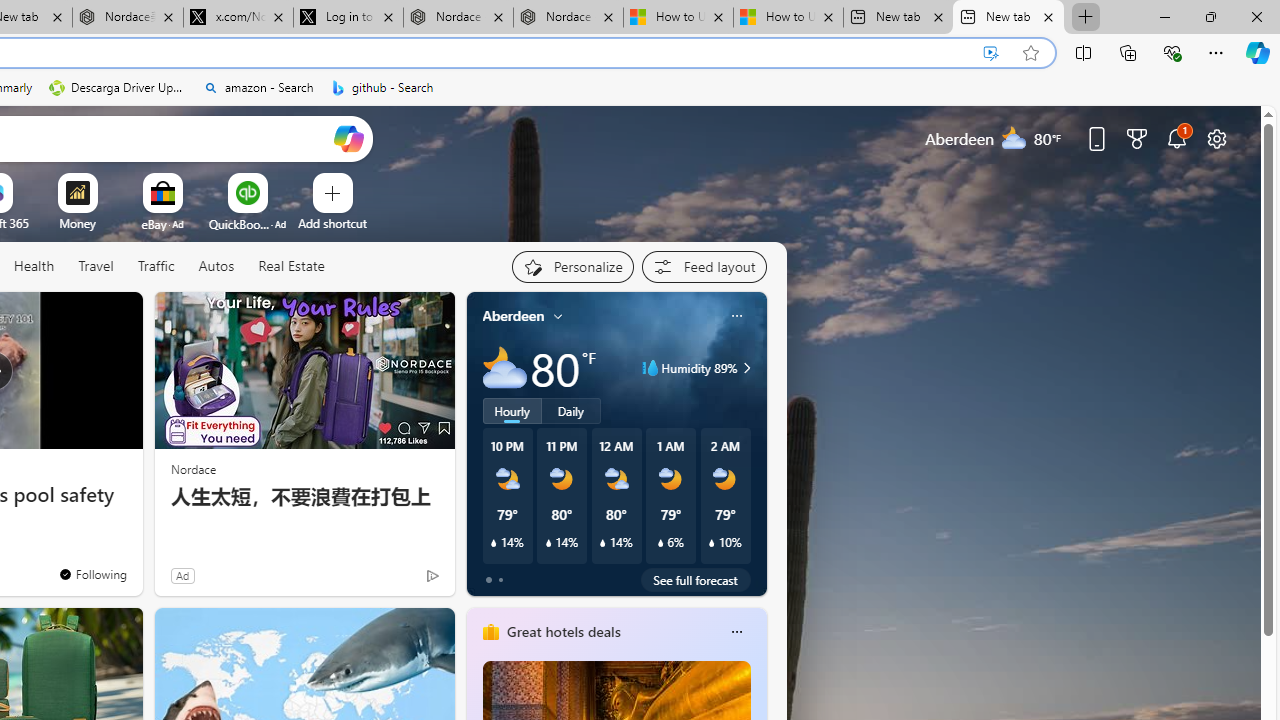 The image size is (1280, 720). Describe the element at coordinates (238, 17) in the screenshot. I see `'x.com/NordaceOfficial'` at that location.